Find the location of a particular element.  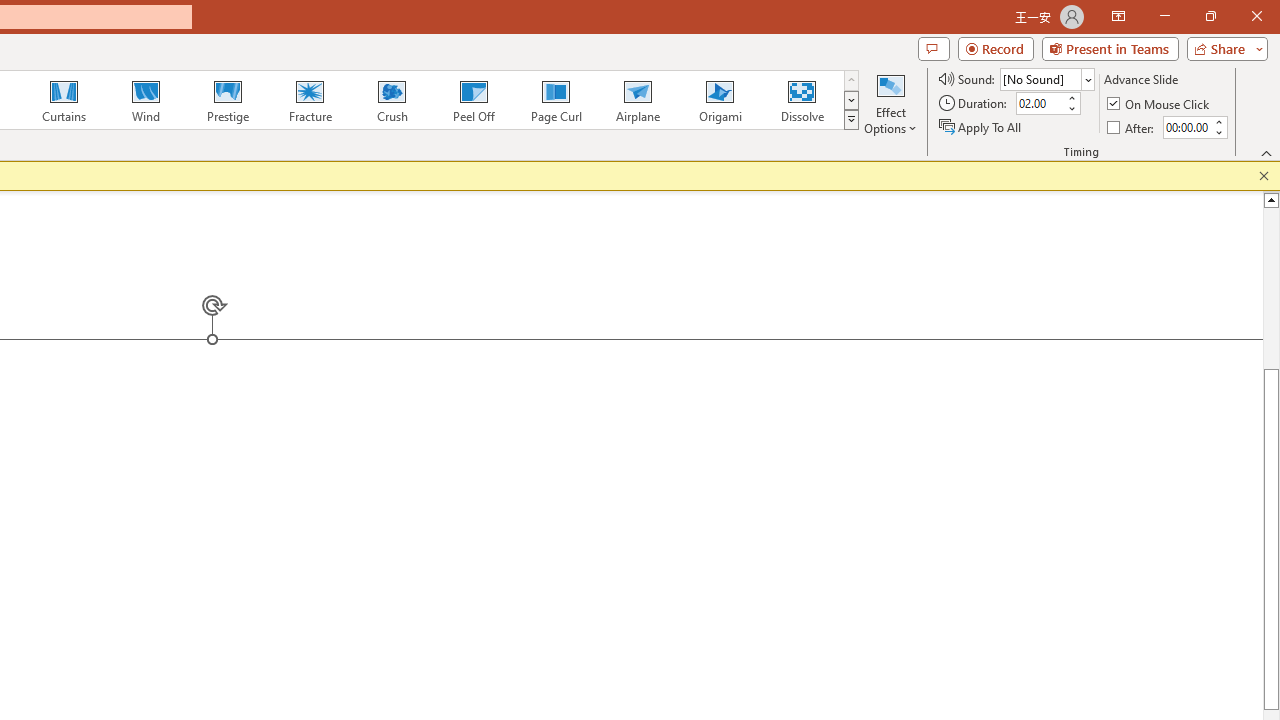

'Apply To All' is located at coordinates (981, 127).